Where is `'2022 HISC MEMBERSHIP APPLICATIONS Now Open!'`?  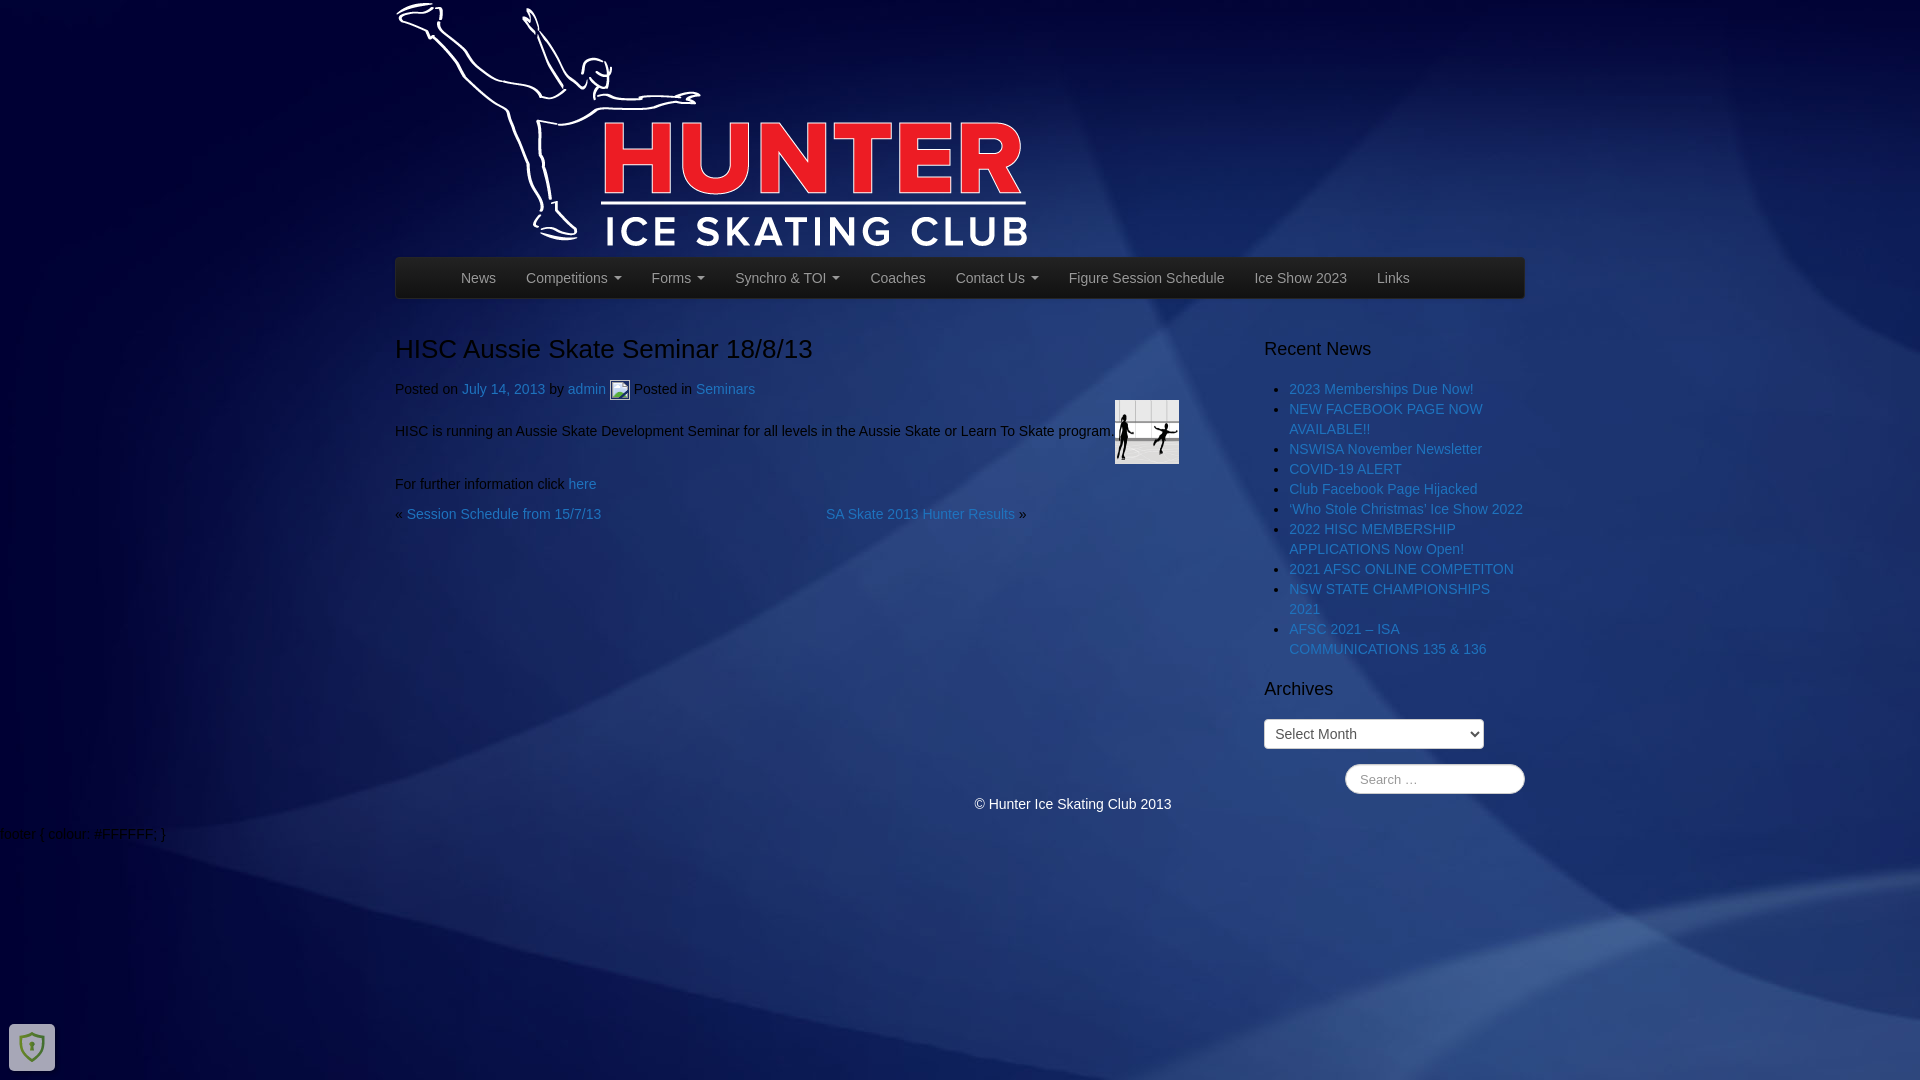 '2022 HISC MEMBERSHIP APPLICATIONS Now Open!' is located at coordinates (1289, 538).